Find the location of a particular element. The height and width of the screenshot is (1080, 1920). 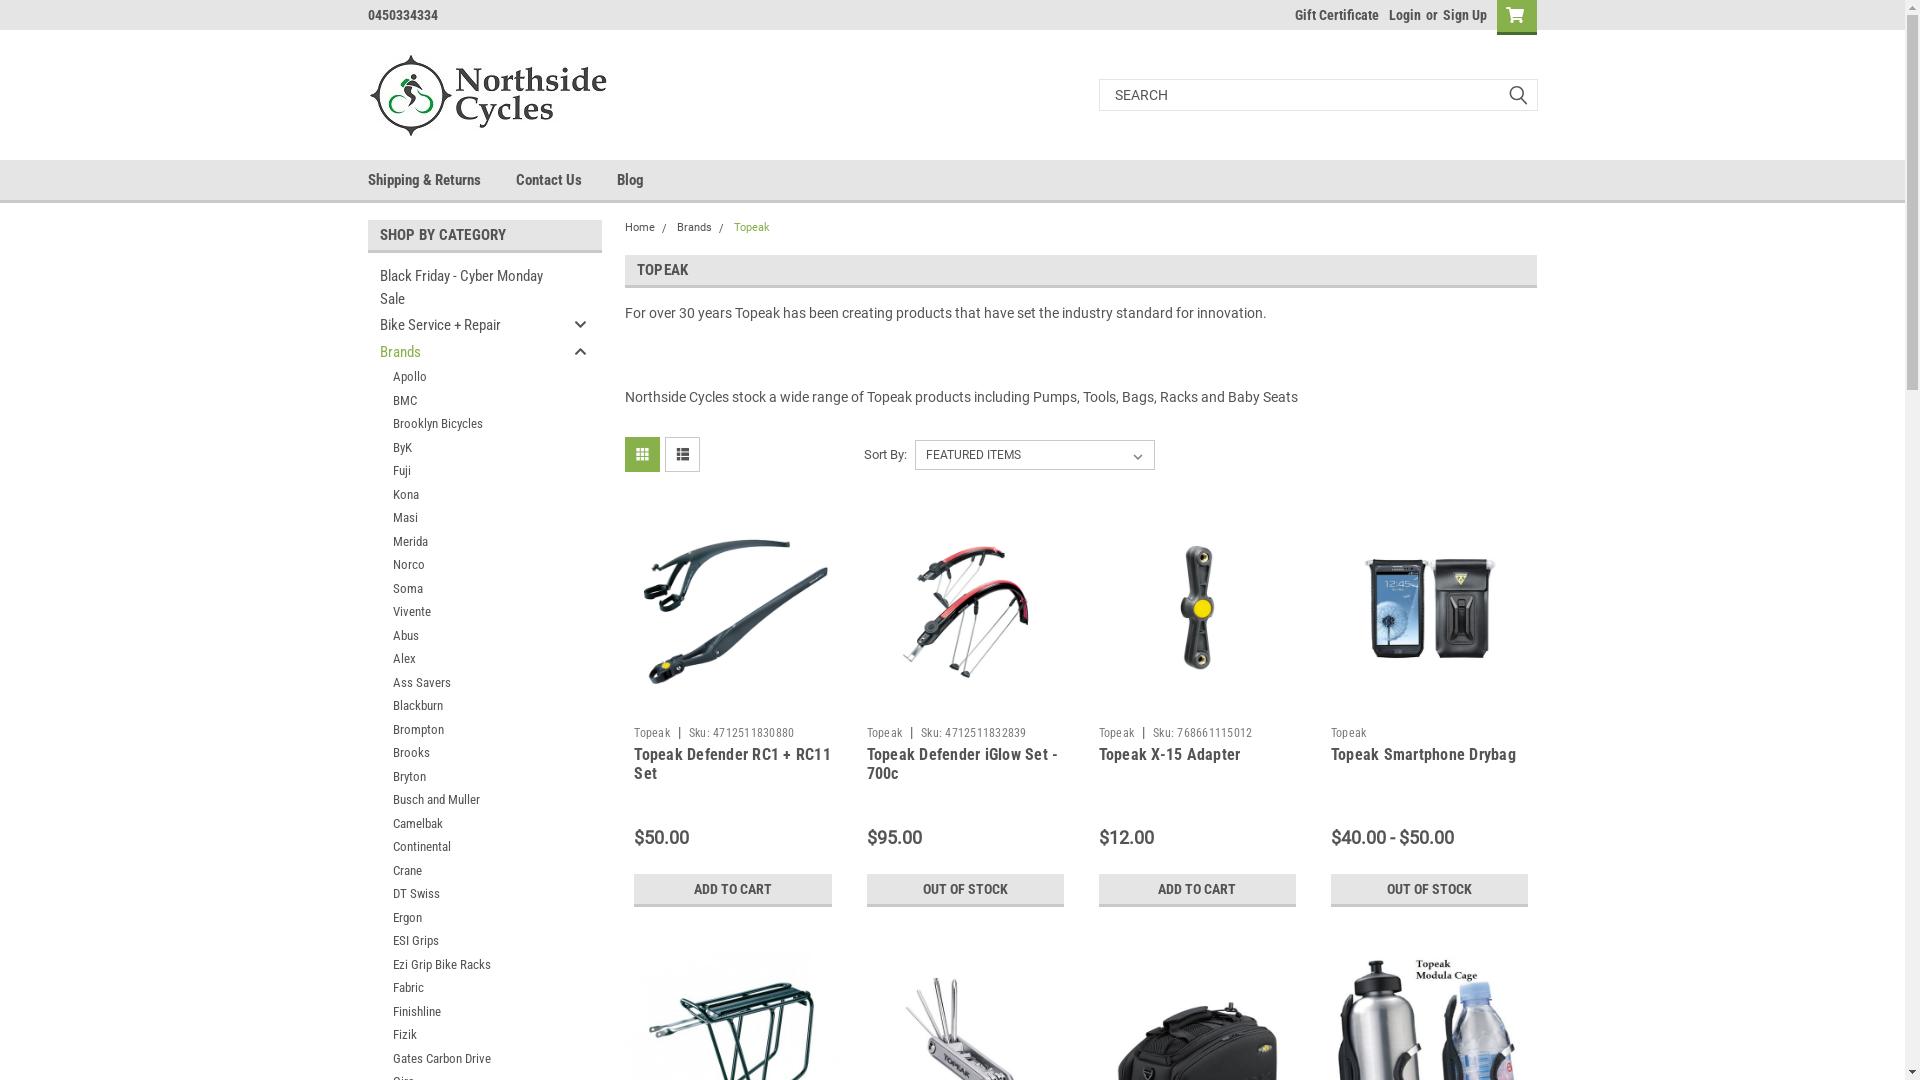

'Home' is located at coordinates (638, 226).